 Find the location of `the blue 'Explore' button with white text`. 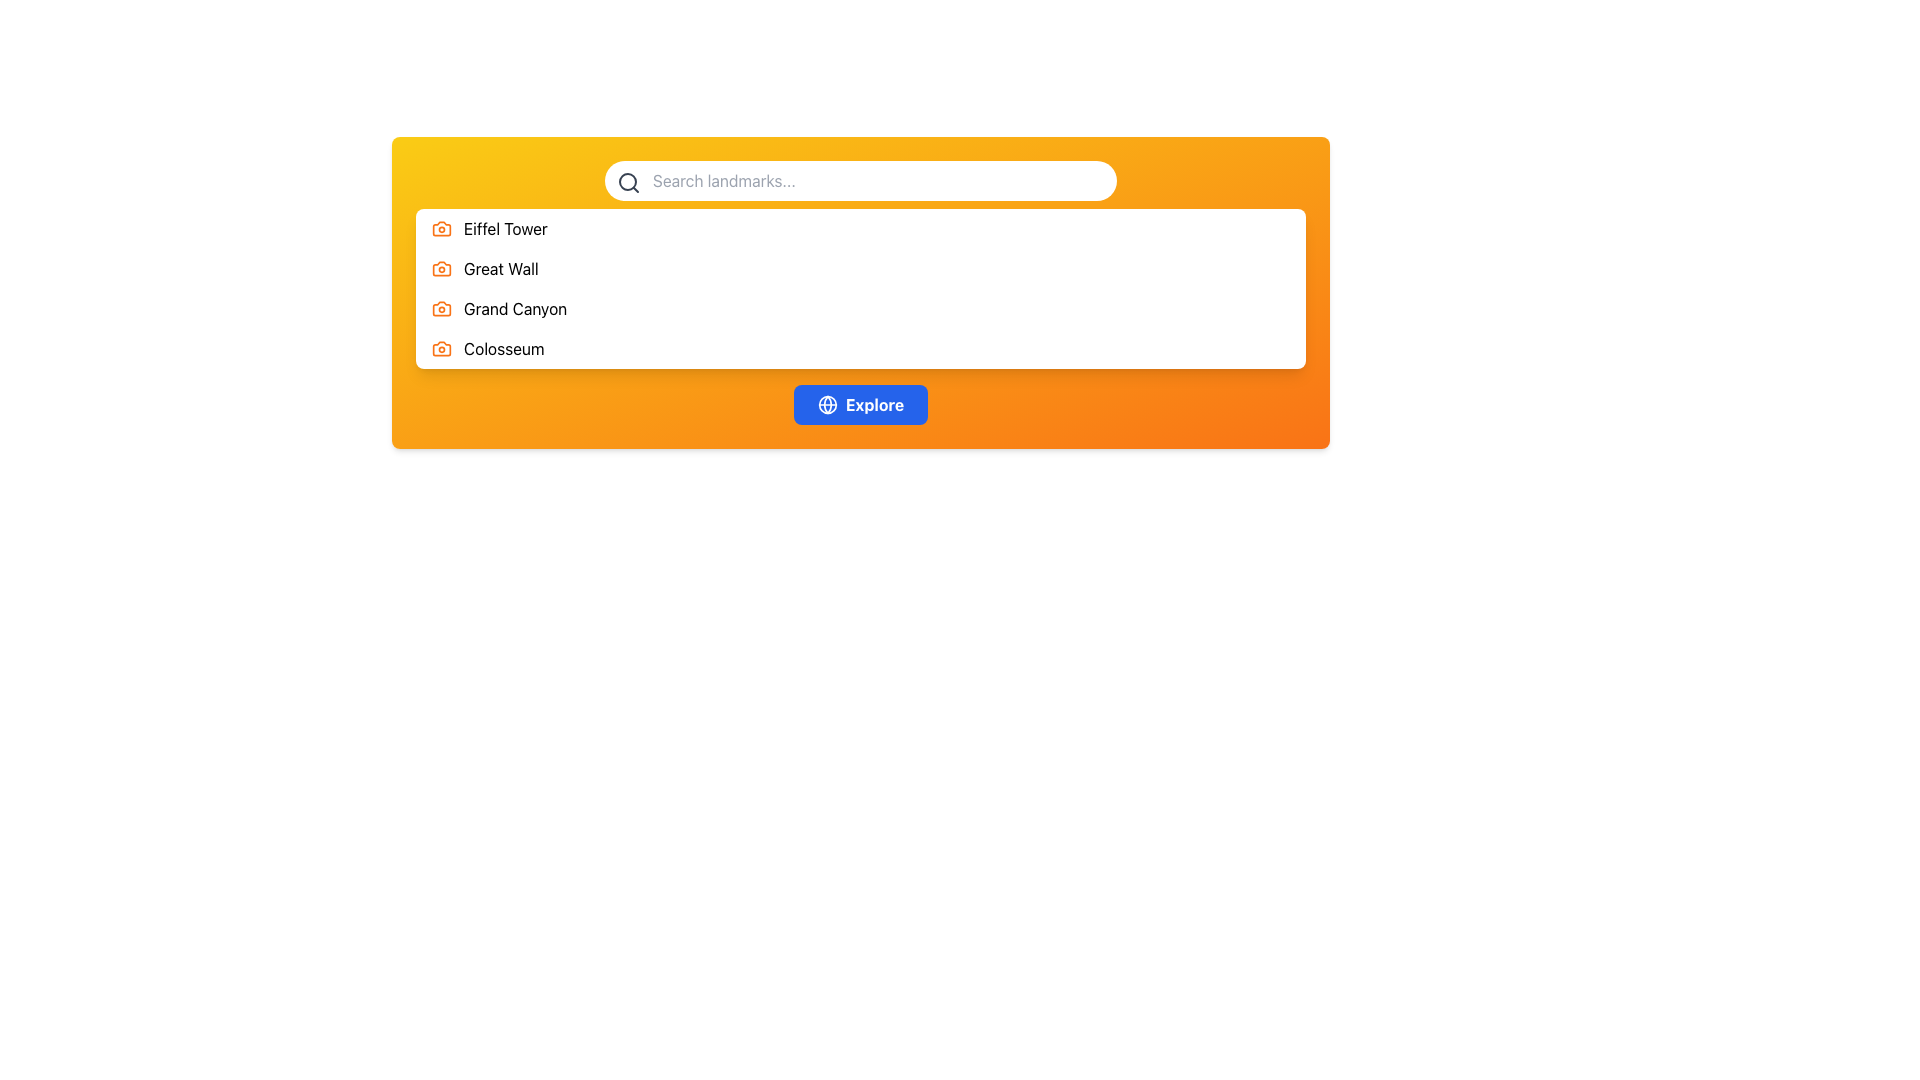

the blue 'Explore' button with white text is located at coordinates (860, 405).